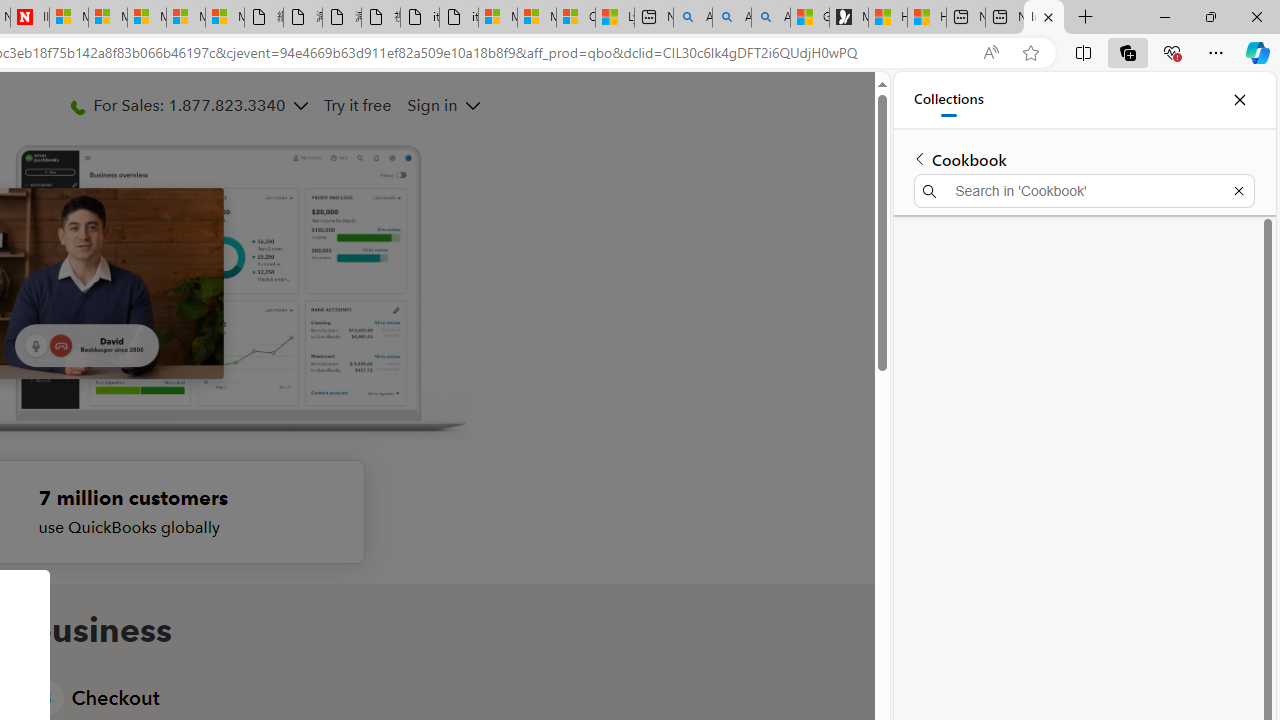 This screenshot has height=720, width=1280. What do you see at coordinates (769, 17) in the screenshot?
I see `'Alabama high school quarterback dies - Search Videos'` at bounding box center [769, 17].